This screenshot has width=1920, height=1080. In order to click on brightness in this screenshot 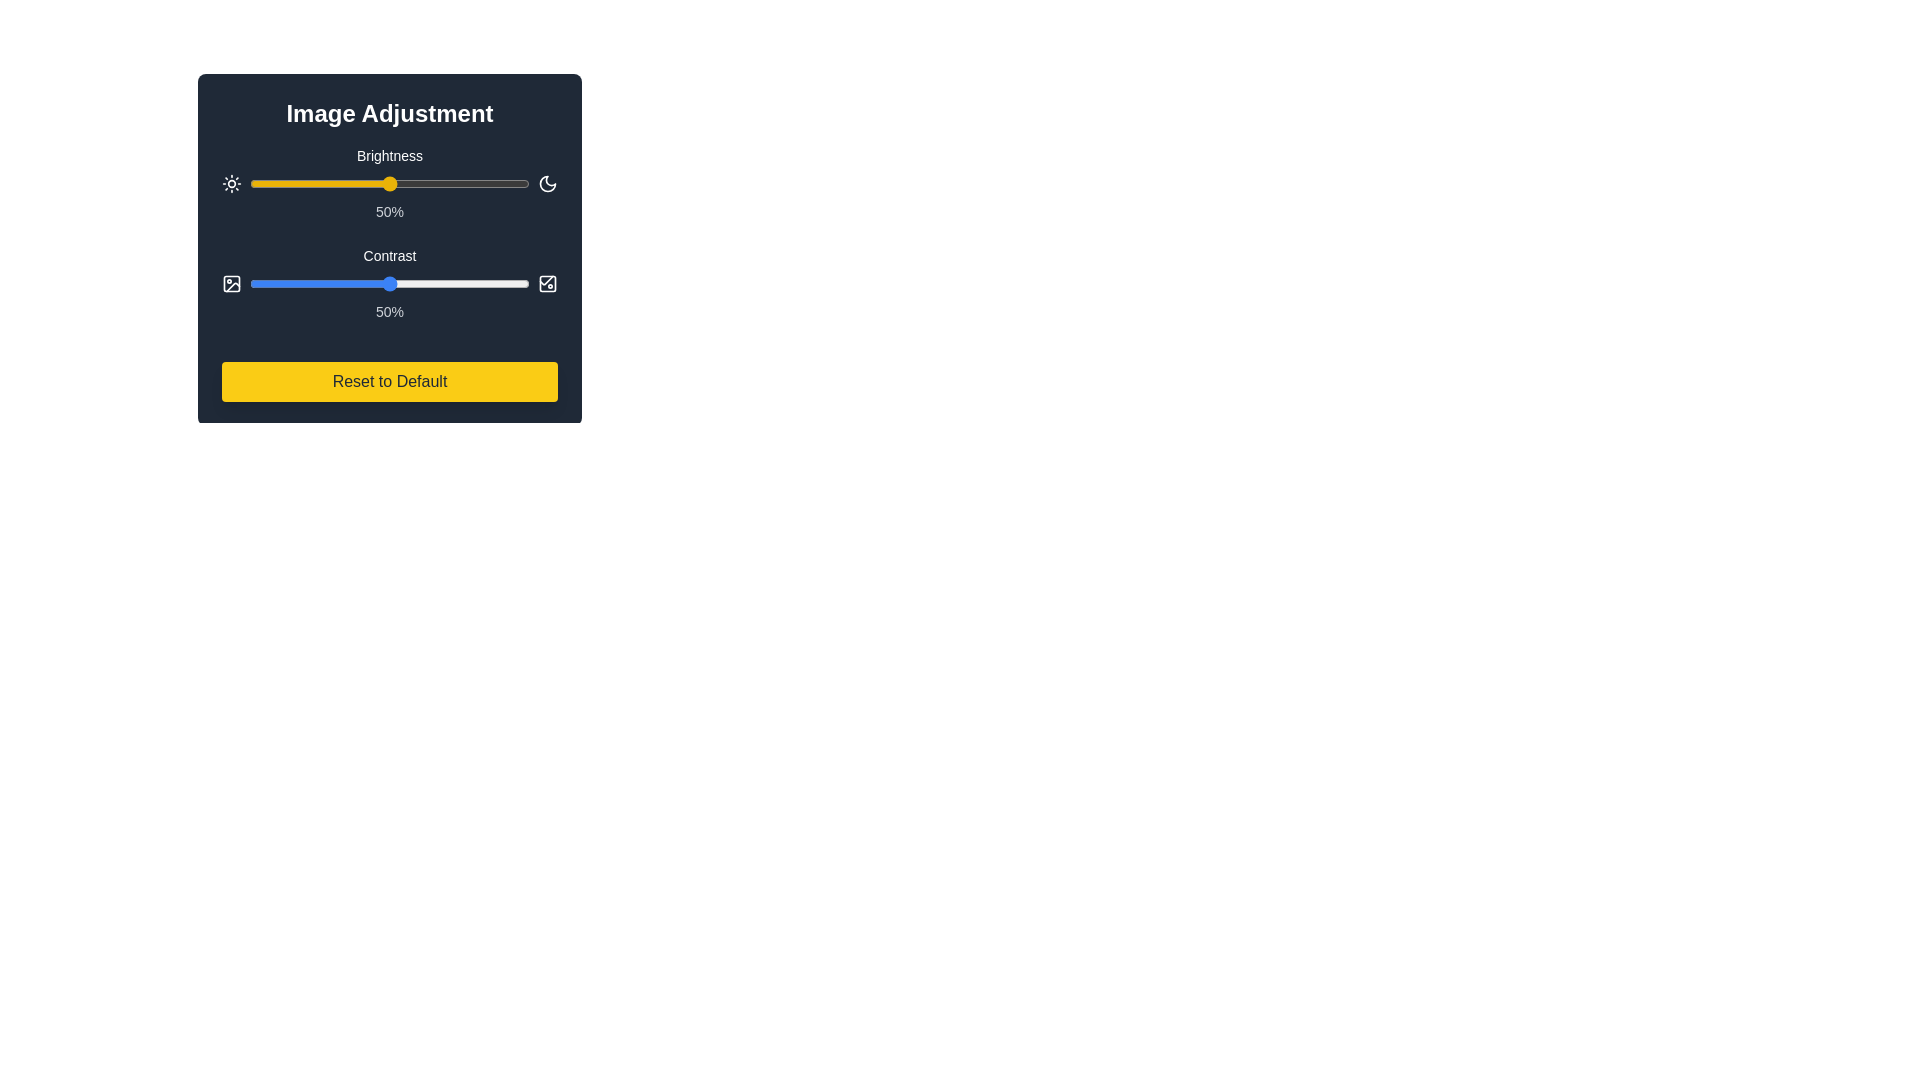, I will do `click(342, 184)`.